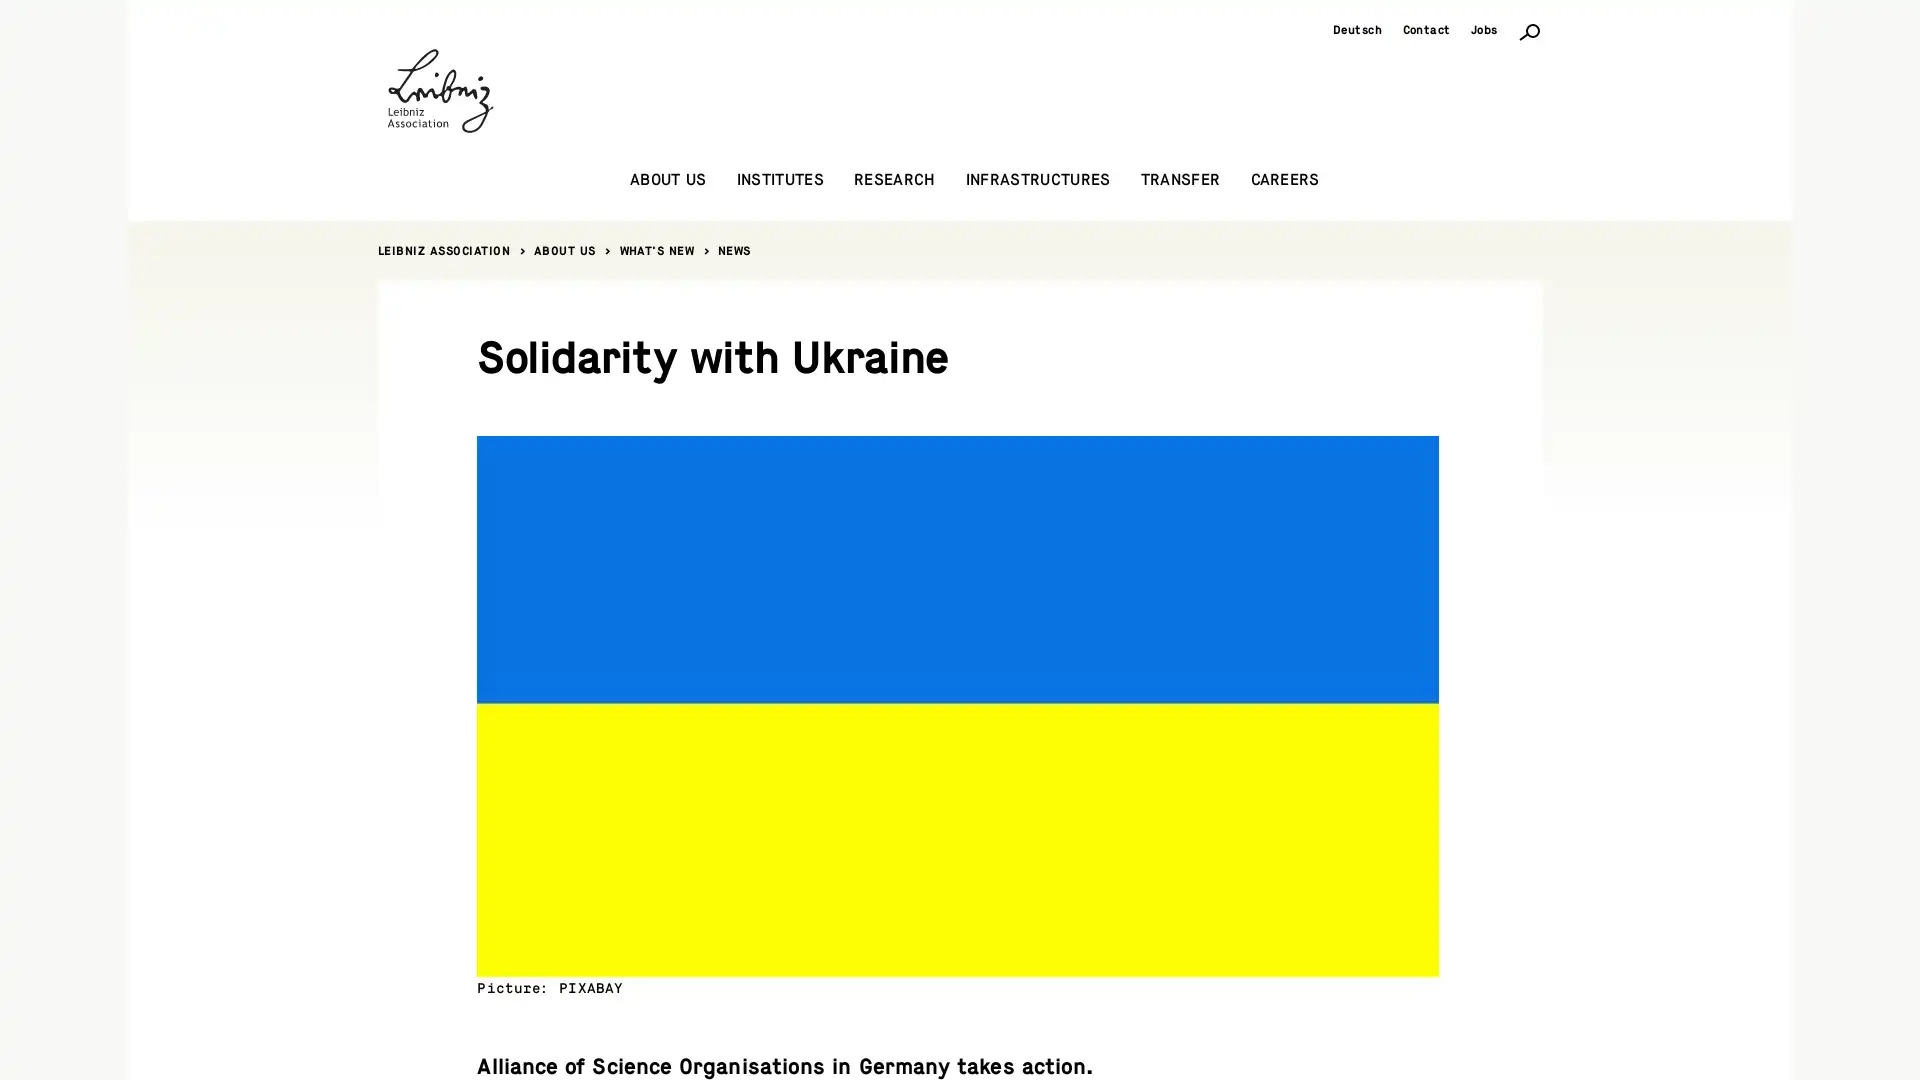  Describe the element at coordinates (778, 180) in the screenshot. I see `INSTITUTES` at that location.